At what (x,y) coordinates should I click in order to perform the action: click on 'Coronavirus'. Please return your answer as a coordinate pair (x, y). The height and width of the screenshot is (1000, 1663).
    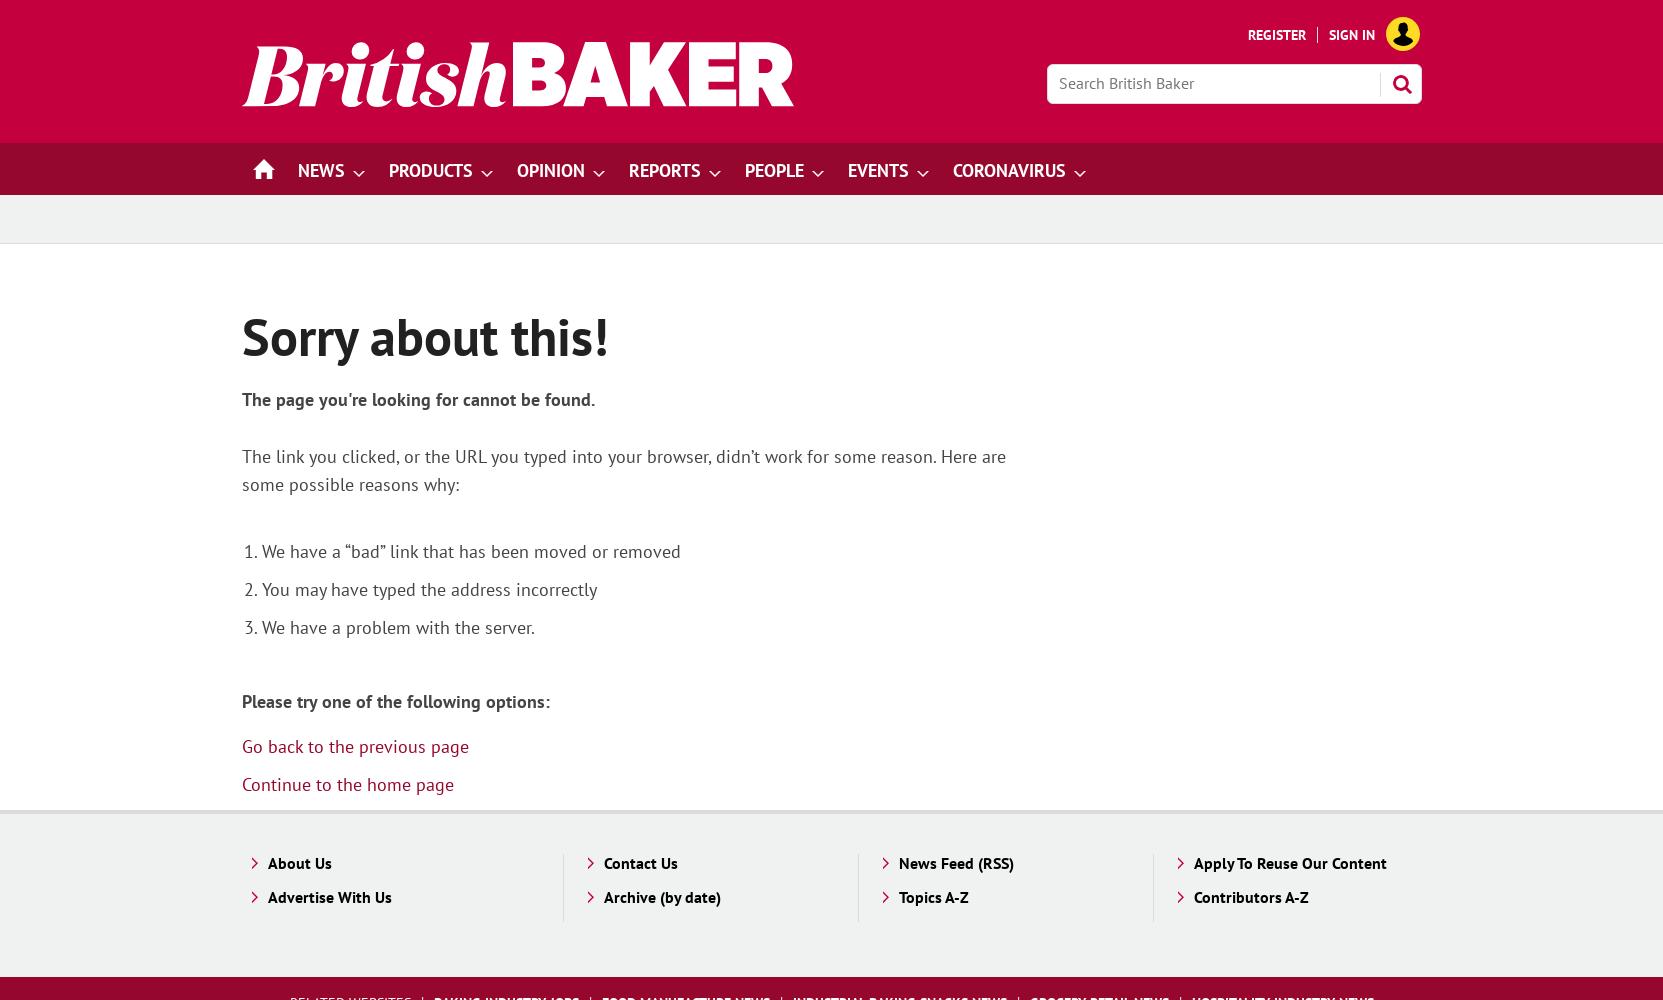
    Looking at the image, I should click on (1008, 170).